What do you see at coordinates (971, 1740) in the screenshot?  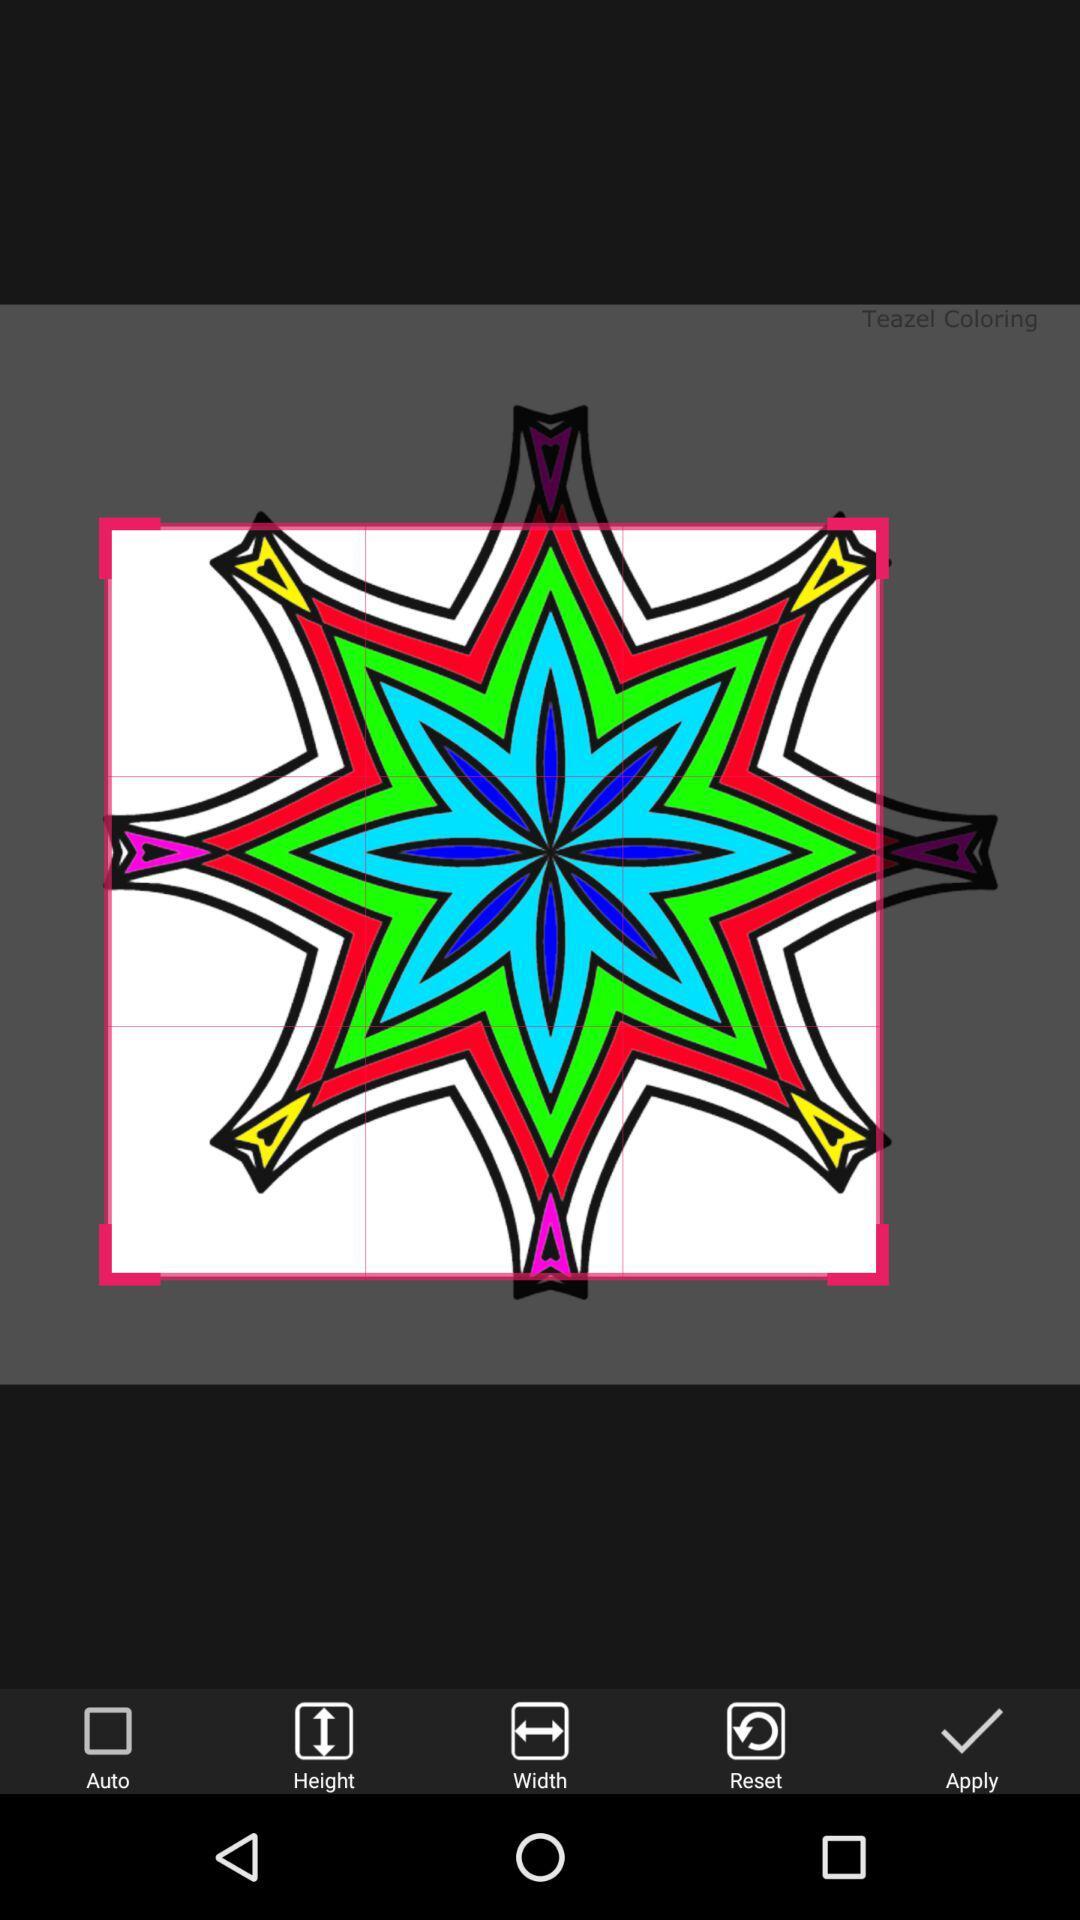 I see `the check icon` at bounding box center [971, 1740].